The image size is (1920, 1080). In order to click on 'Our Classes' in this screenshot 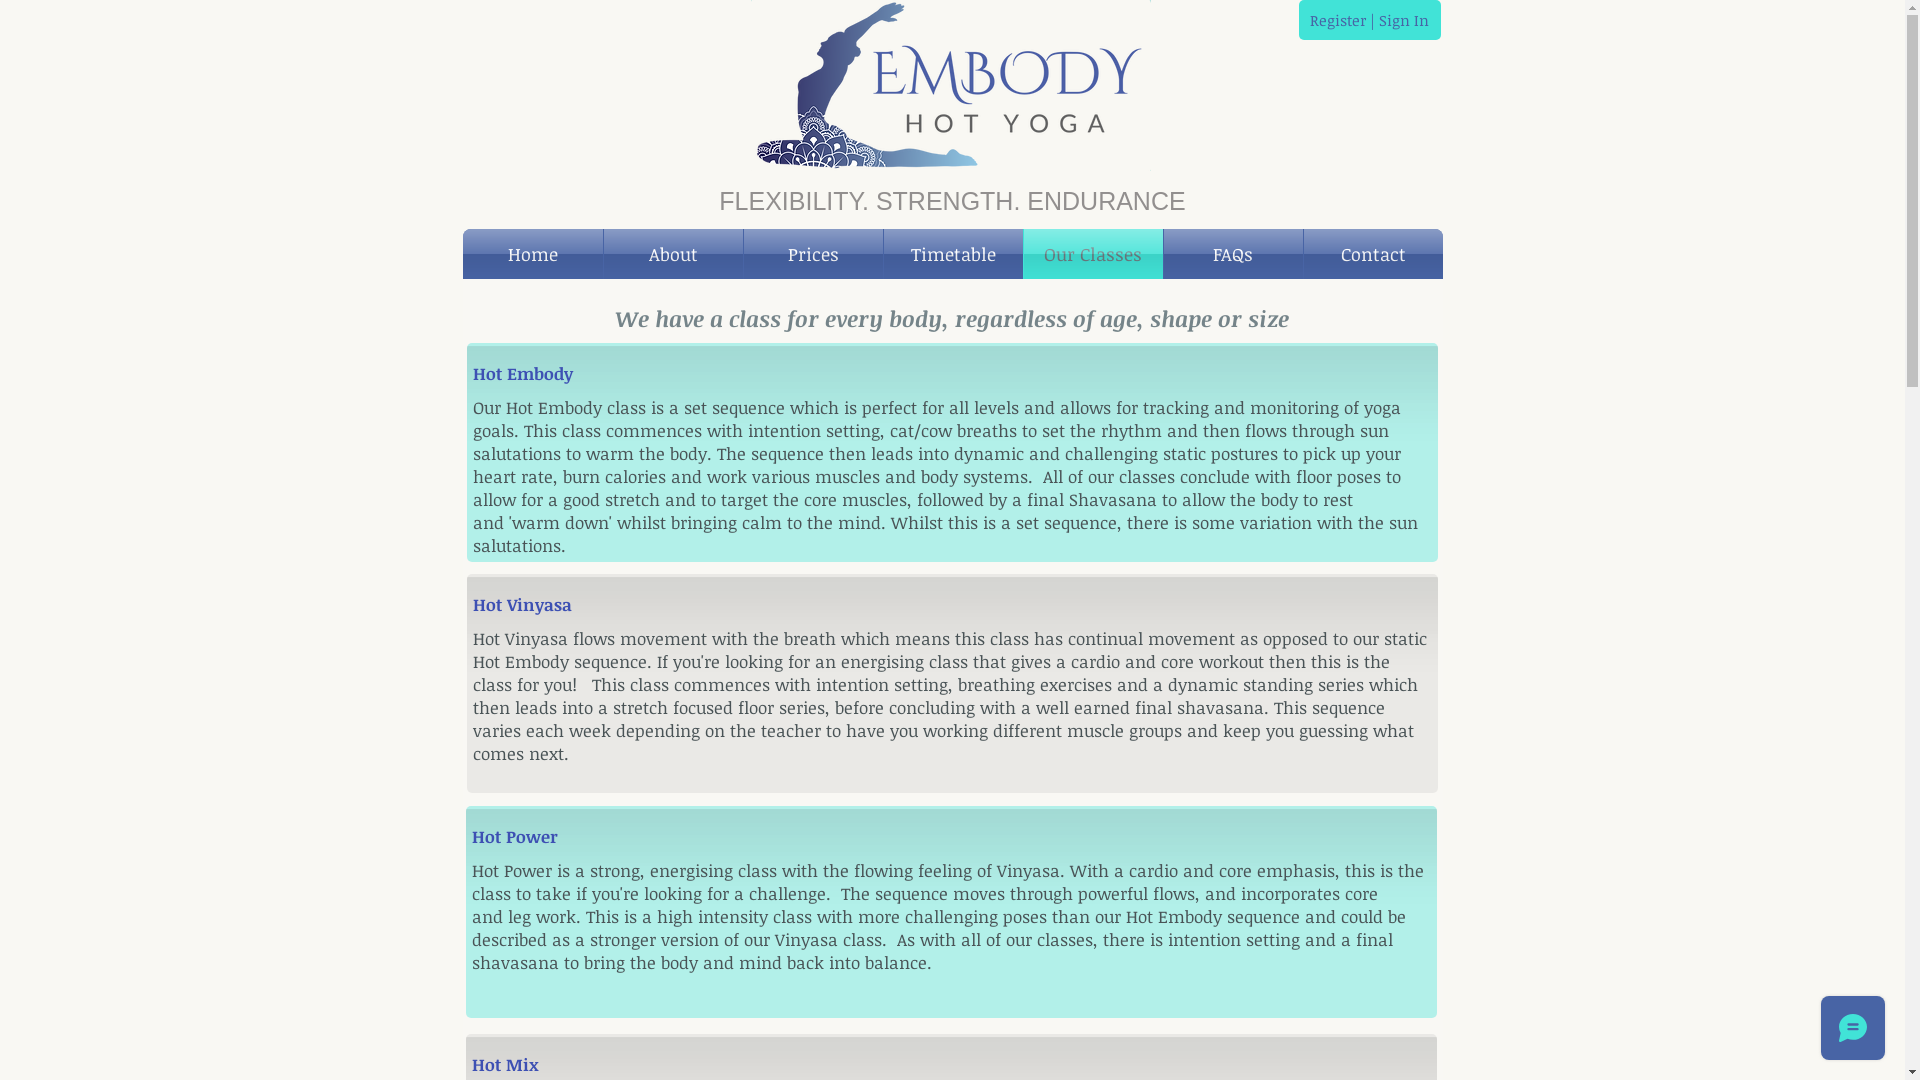, I will do `click(1023, 253)`.